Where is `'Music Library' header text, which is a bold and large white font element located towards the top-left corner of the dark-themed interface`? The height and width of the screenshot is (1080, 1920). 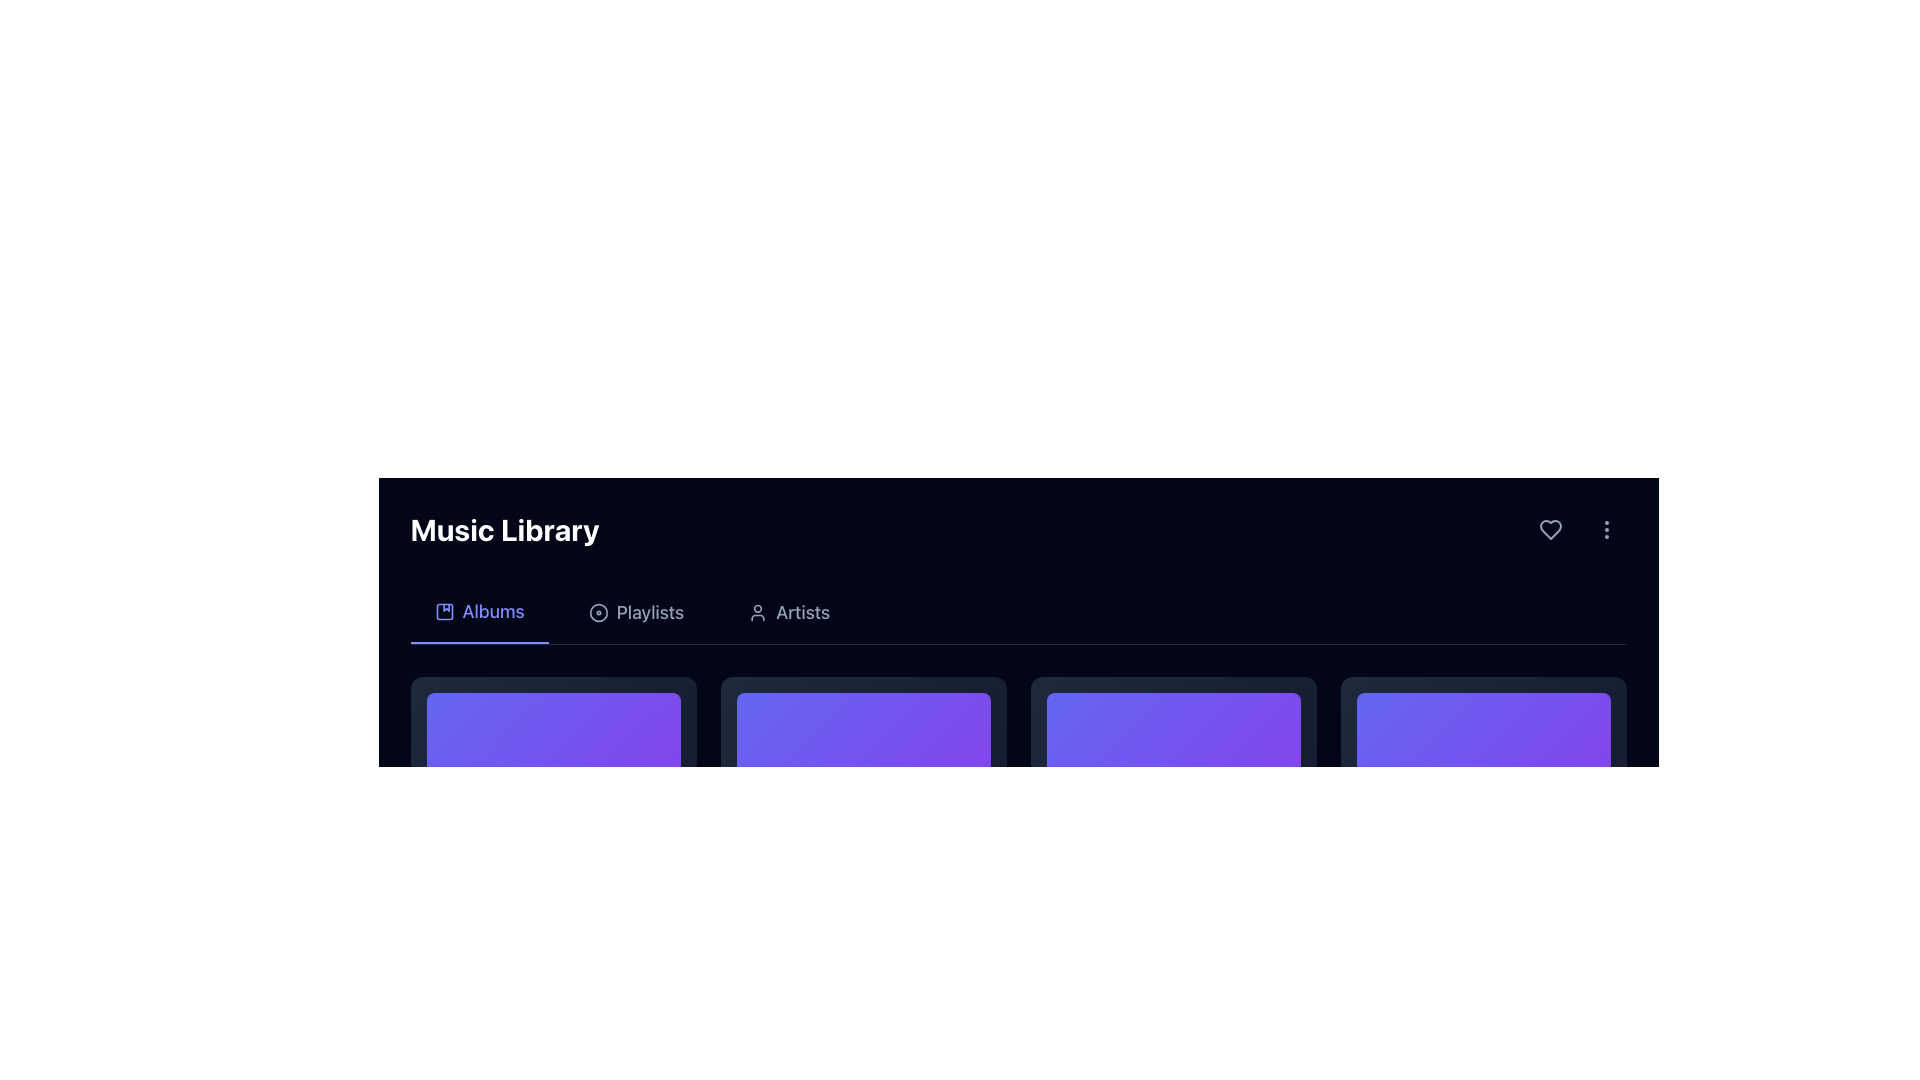
'Music Library' header text, which is a bold and large white font element located towards the top-left corner of the dark-themed interface is located at coordinates (505, 528).